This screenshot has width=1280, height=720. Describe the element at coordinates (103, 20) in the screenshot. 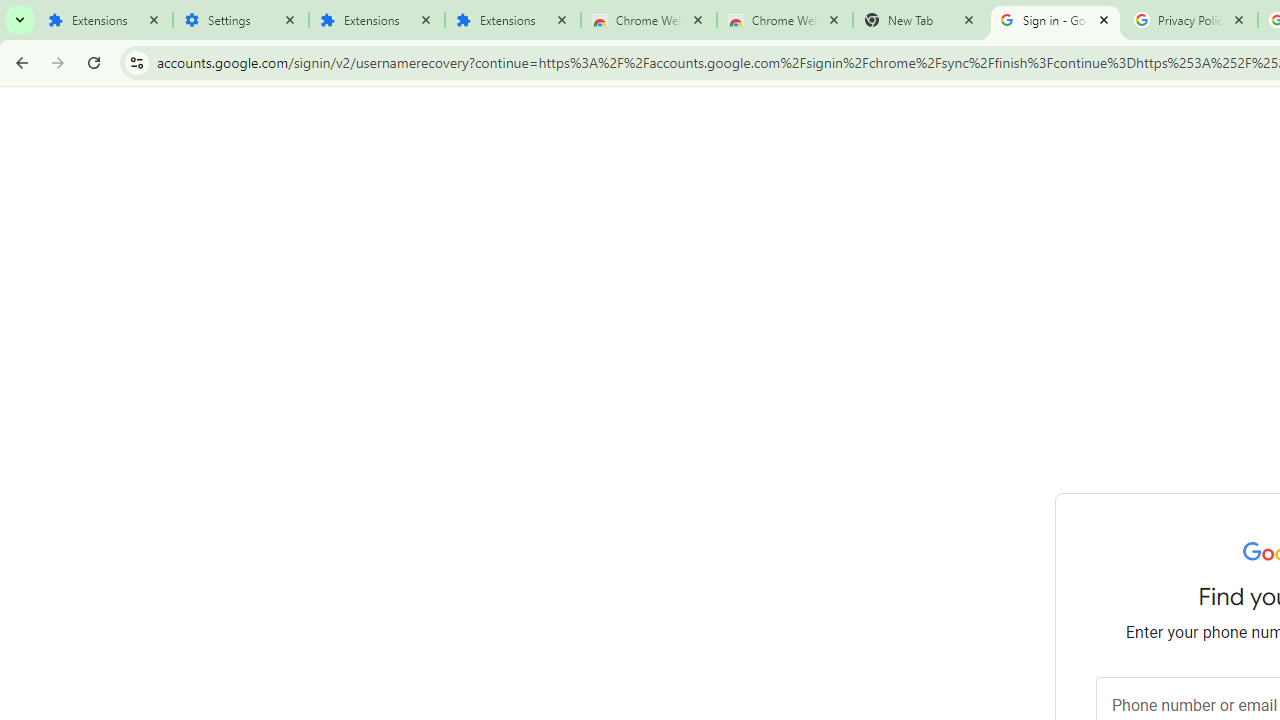

I see `'Extensions'` at that location.